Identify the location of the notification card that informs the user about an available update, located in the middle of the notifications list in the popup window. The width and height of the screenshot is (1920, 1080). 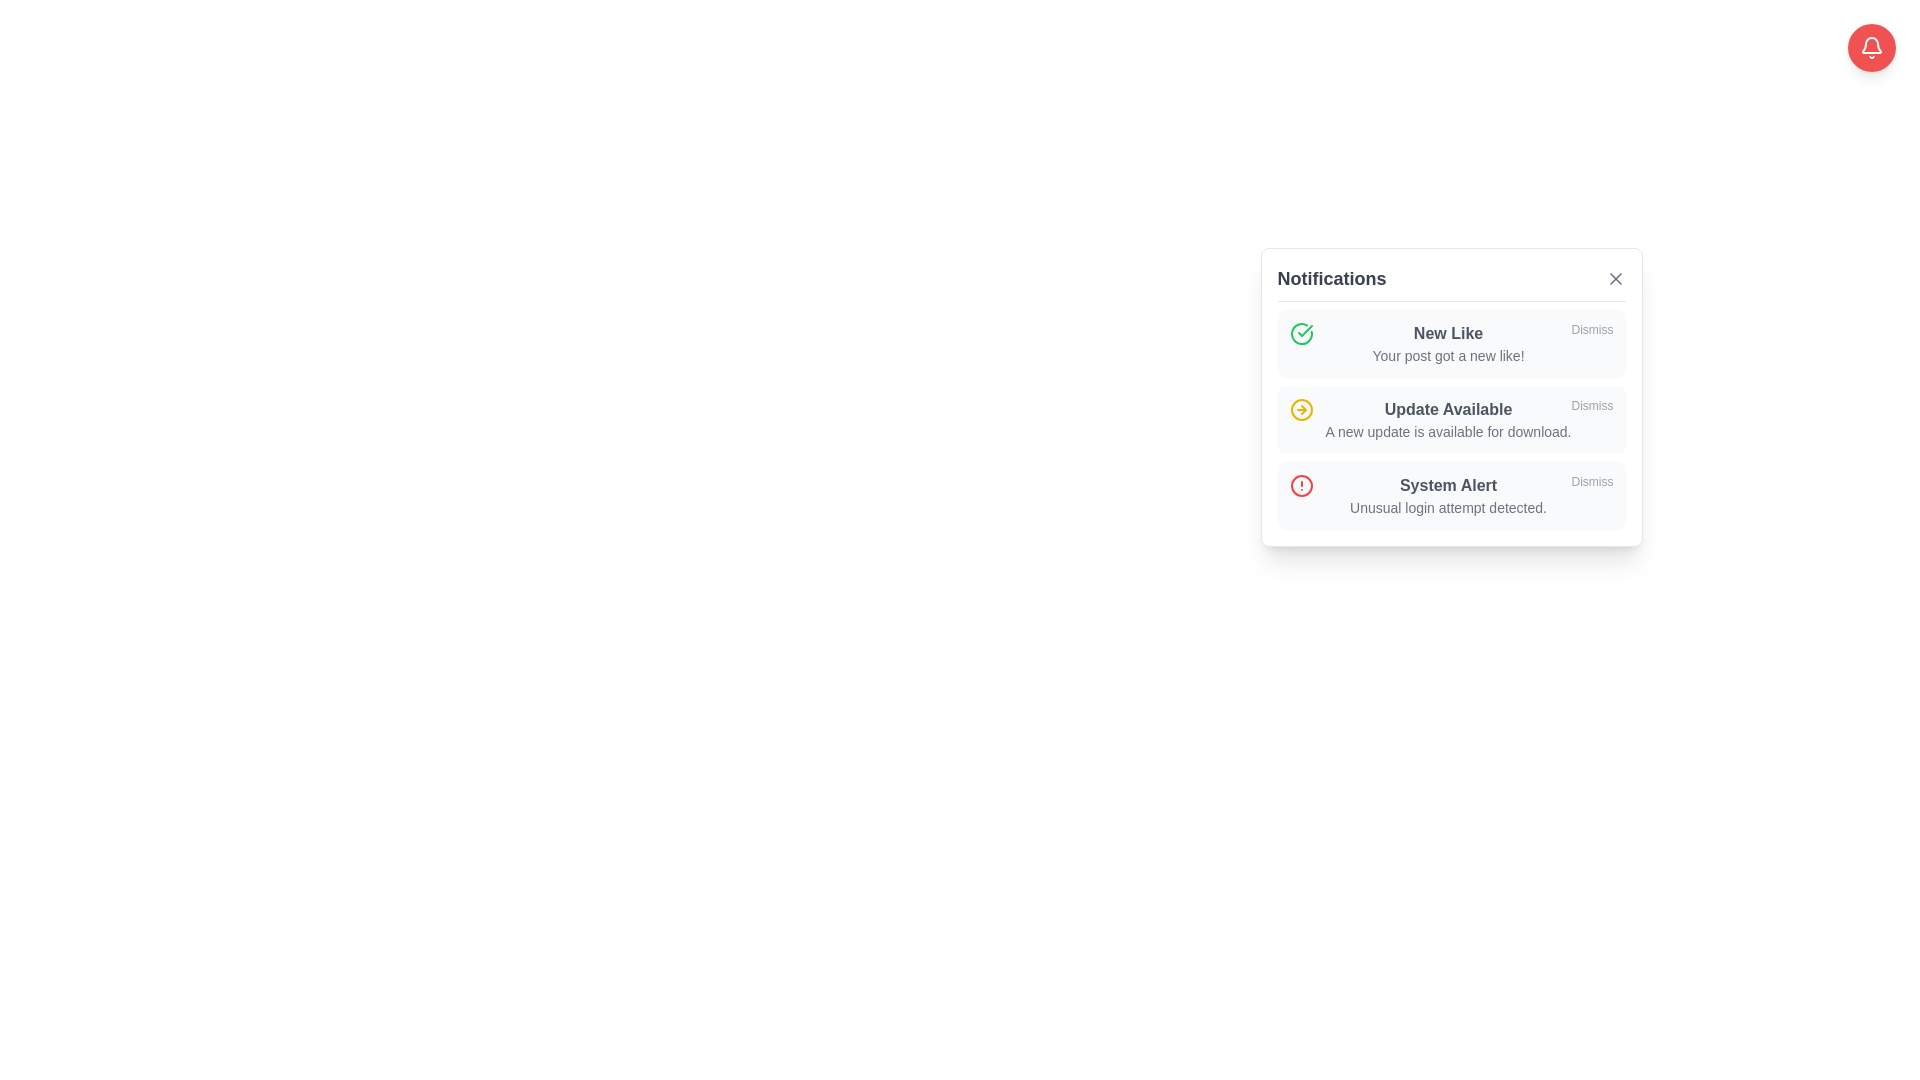
(1451, 397).